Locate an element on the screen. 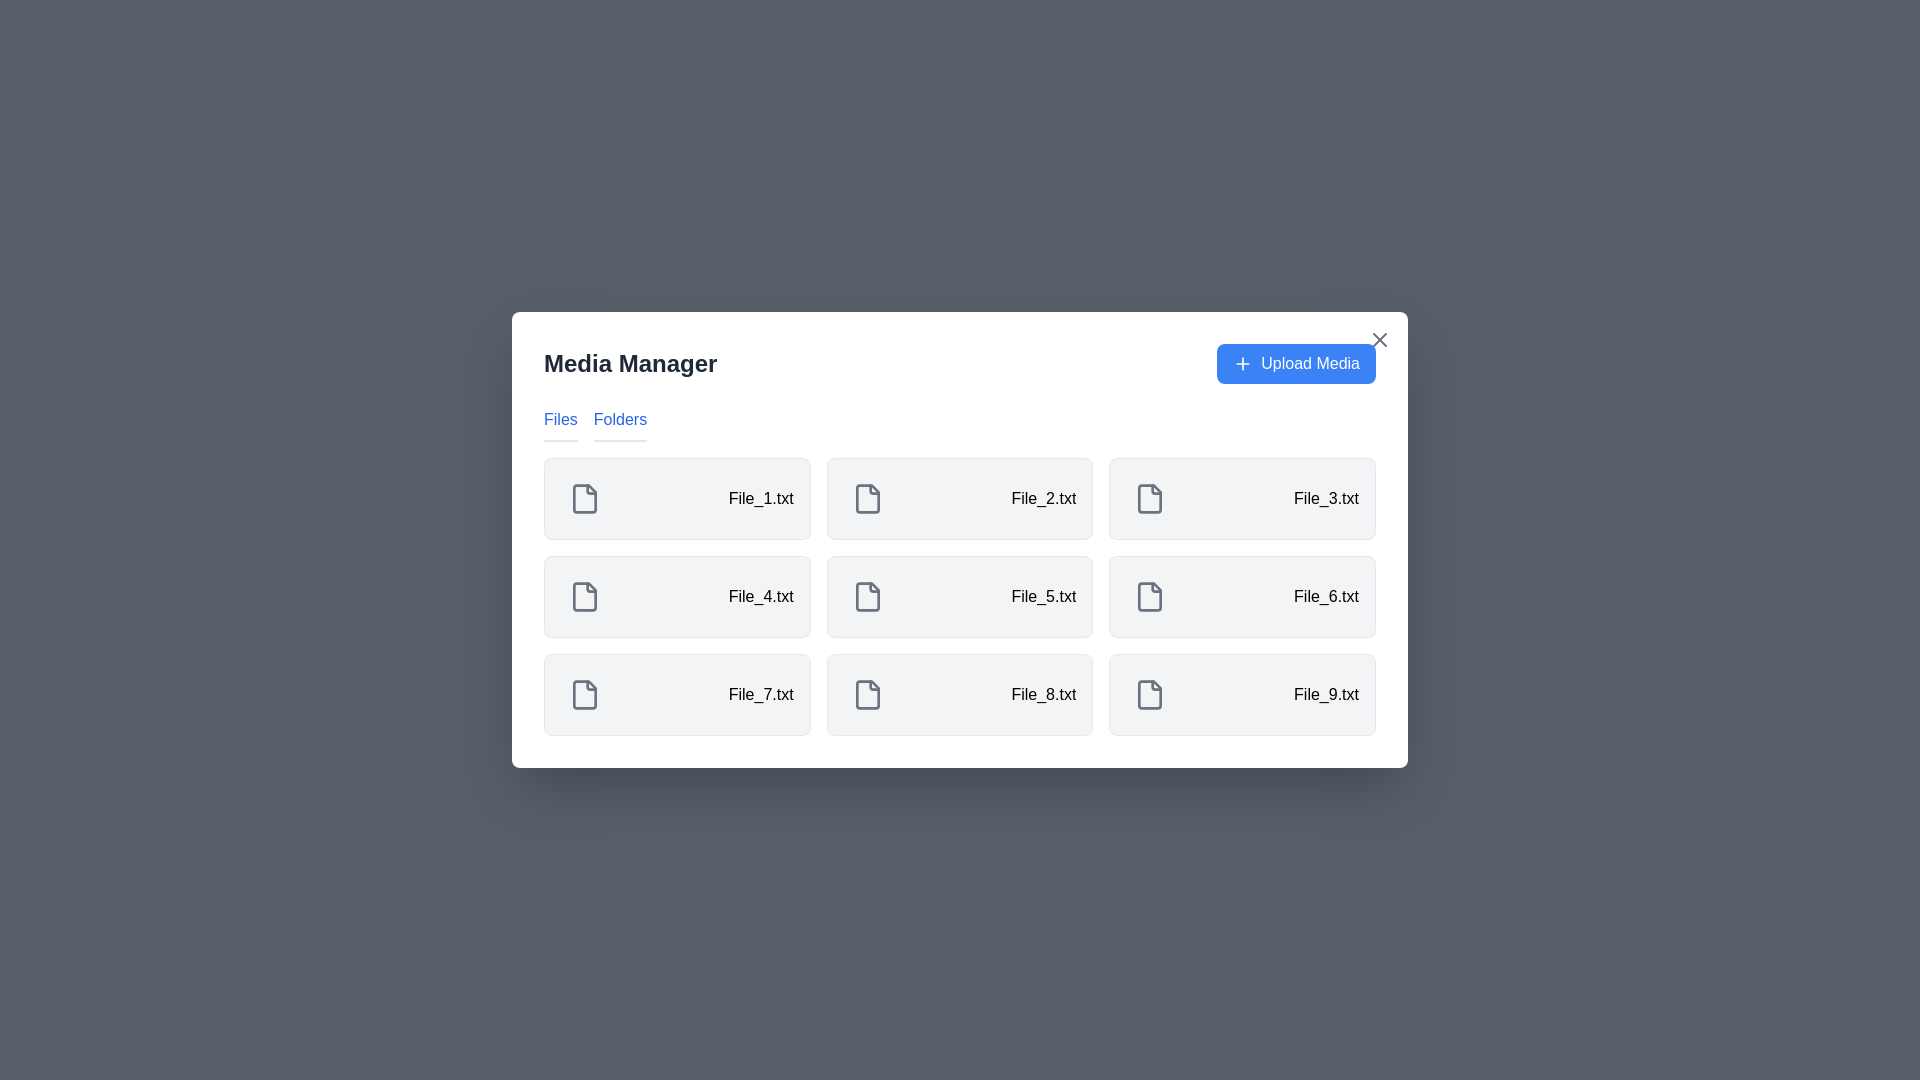  the close button represented by an SVG graphic located at the top-right corner of the interface, near the 'Upload Media' button, to potentially reveal a tooltip is located at coordinates (1379, 338).